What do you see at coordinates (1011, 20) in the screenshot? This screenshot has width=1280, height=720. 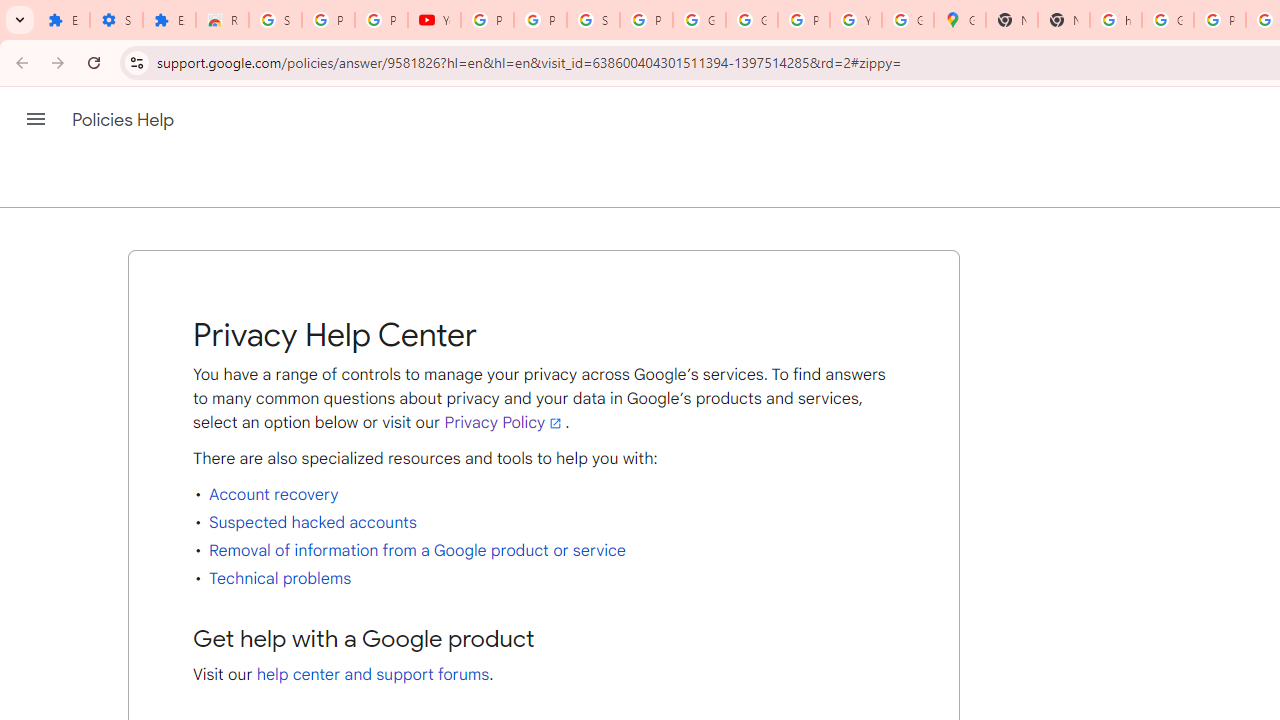 I see `'New Tab'` at bounding box center [1011, 20].